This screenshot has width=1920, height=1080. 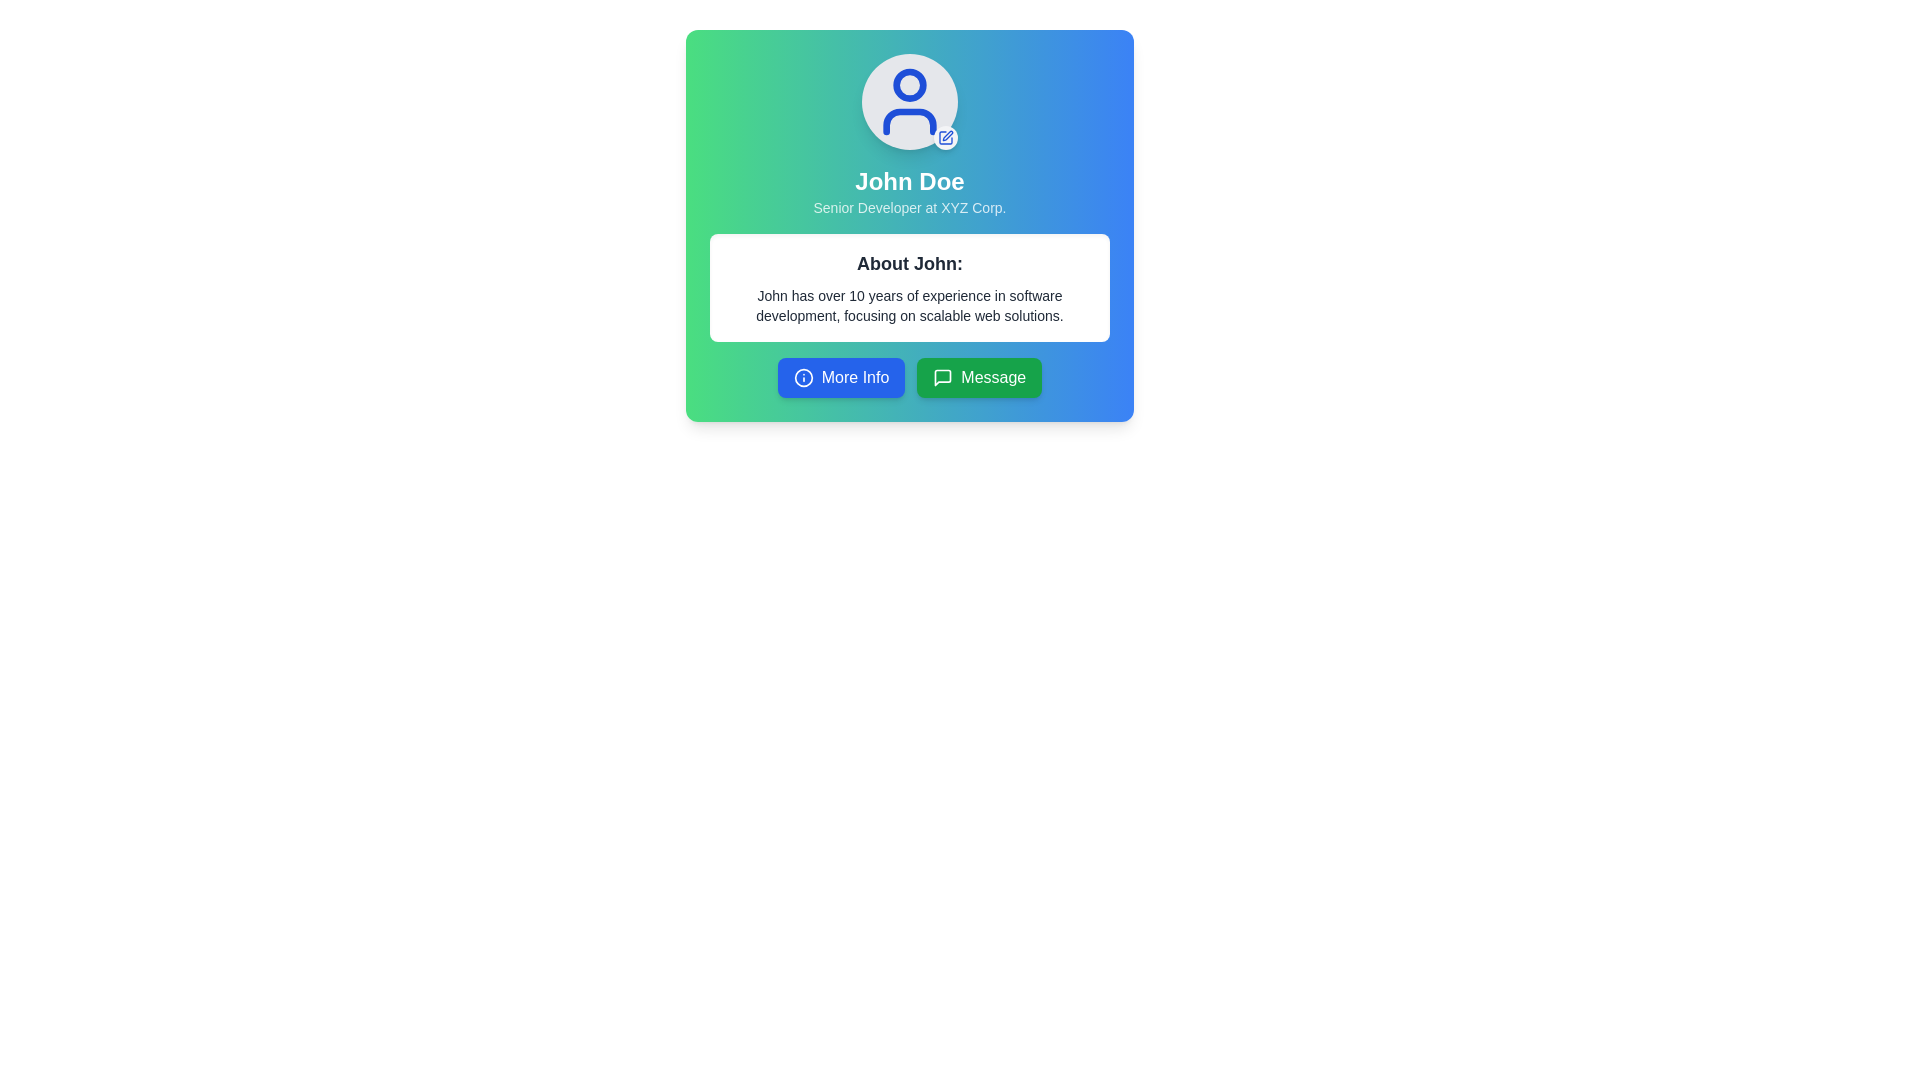 I want to click on the 'Message' button in the button group located at the bottom center of John Doe's card, so click(x=909, y=378).